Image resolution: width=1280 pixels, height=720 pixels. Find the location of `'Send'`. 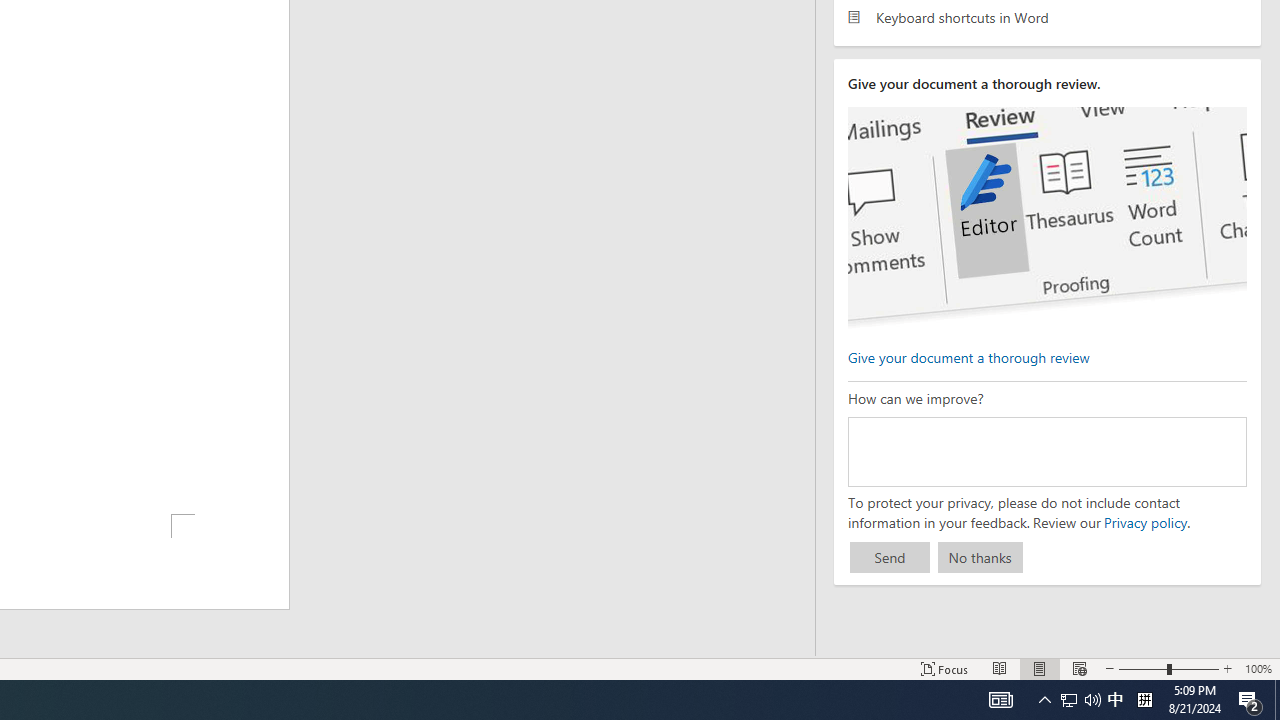

'Send' is located at coordinates (889, 557).